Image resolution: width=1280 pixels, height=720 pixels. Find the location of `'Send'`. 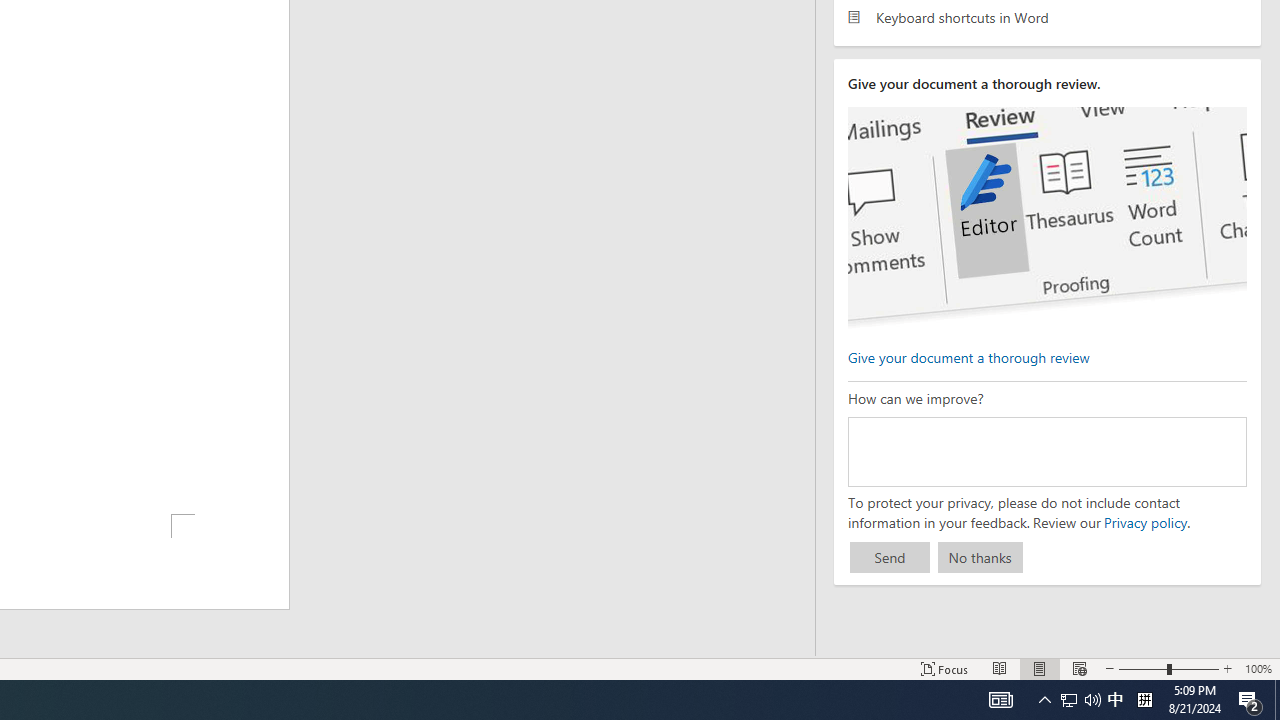

'Send' is located at coordinates (889, 557).